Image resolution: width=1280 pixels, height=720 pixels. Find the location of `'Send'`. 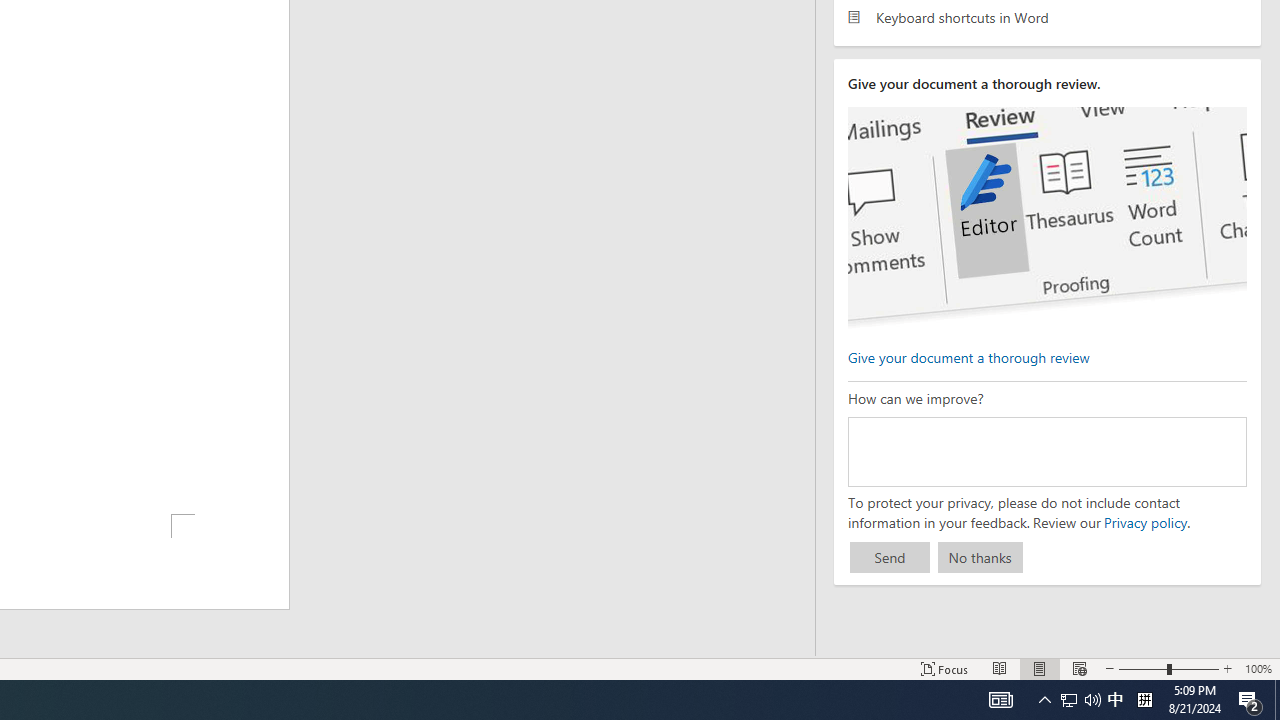

'Send' is located at coordinates (889, 557).